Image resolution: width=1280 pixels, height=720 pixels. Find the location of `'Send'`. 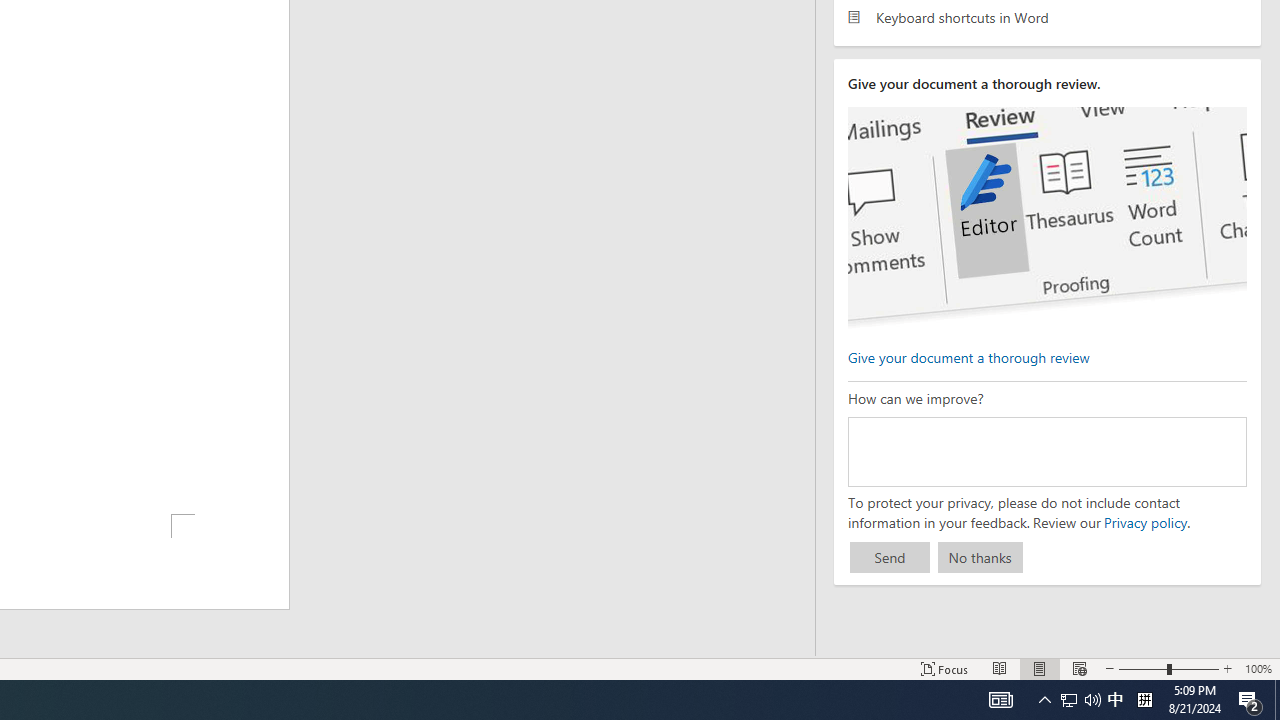

'Send' is located at coordinates (889, 557).